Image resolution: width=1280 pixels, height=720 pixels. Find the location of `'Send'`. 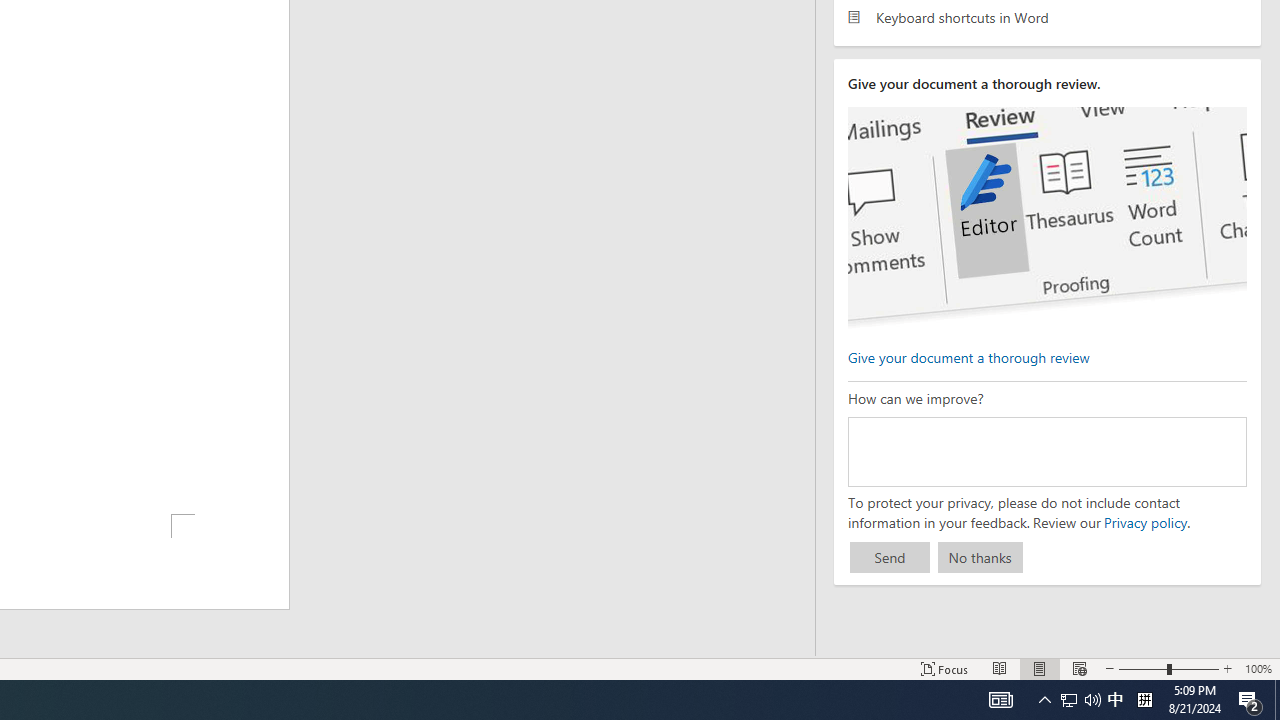

'Send' is located at coordinates (889, 557).